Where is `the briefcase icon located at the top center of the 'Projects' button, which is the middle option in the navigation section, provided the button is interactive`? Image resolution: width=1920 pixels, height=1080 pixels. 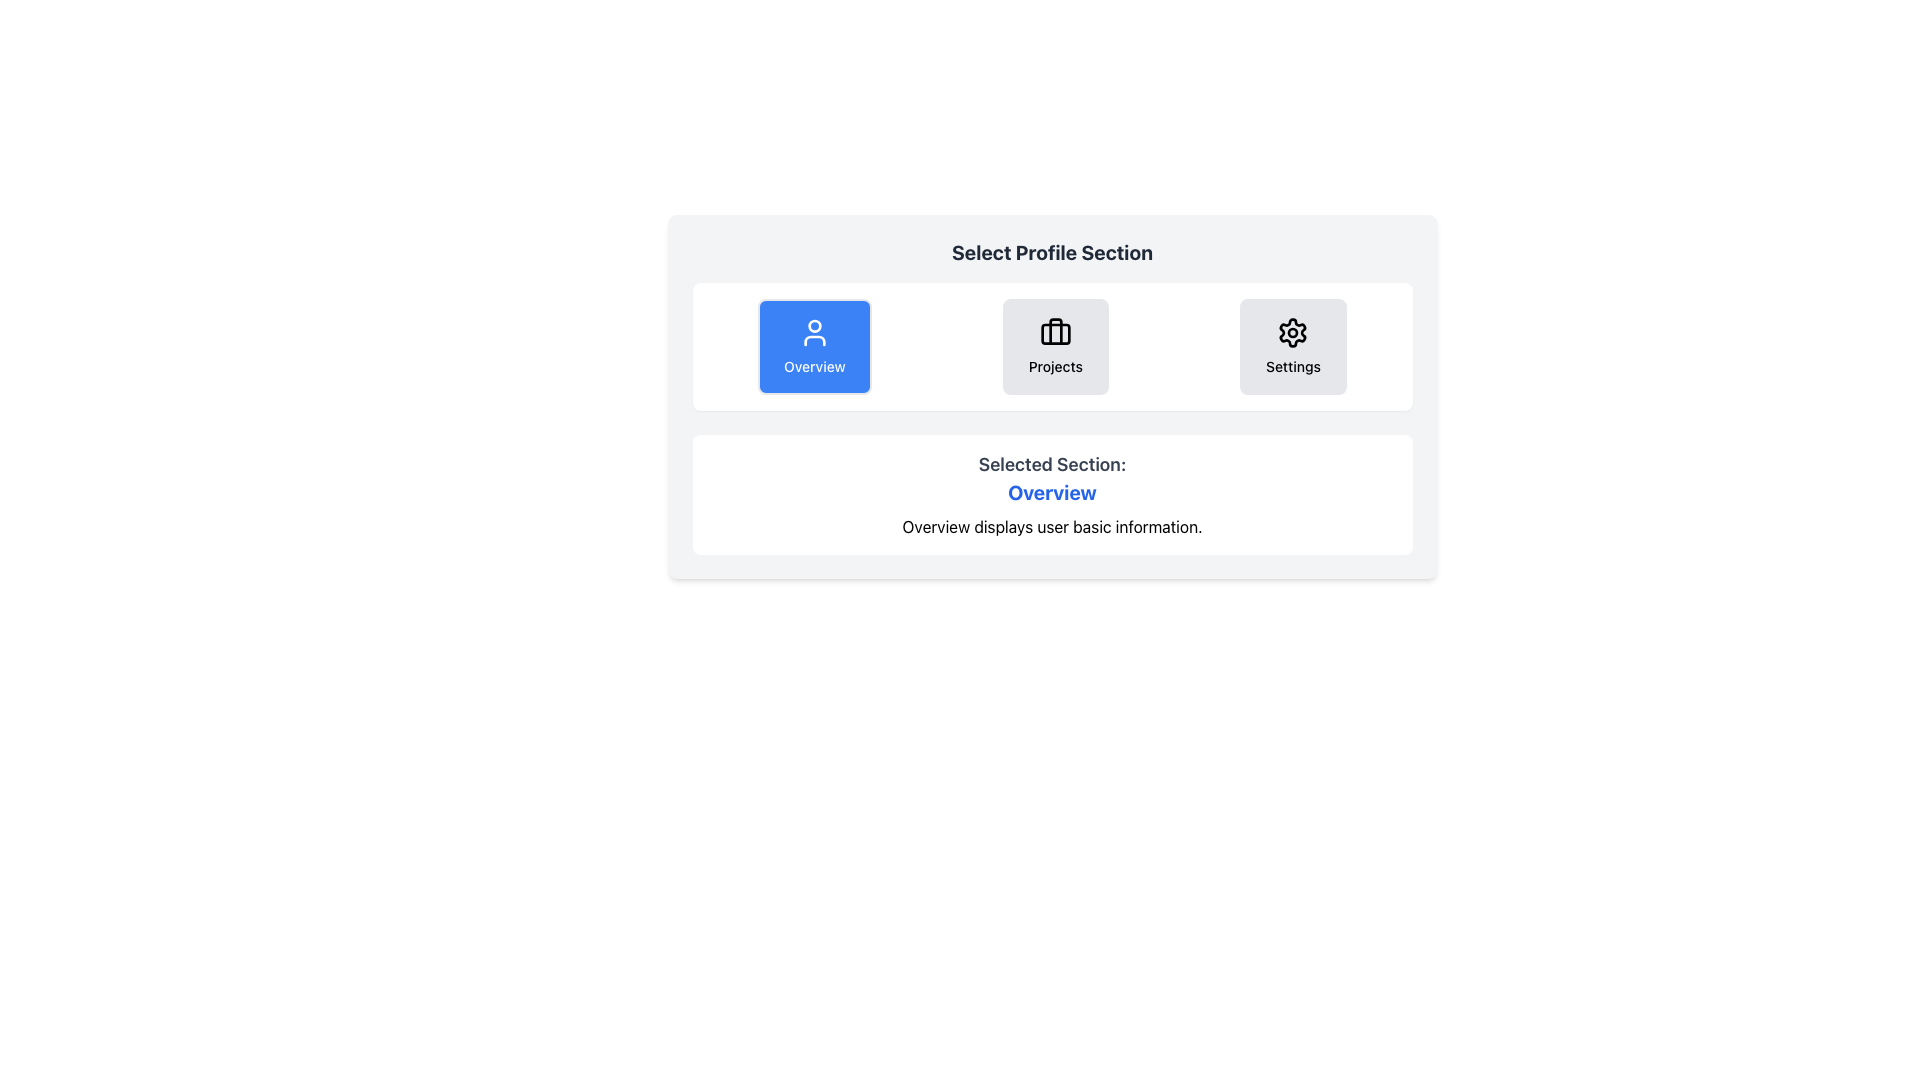
the briefcase icon located at the top center of the 'Projects' button, which is the middle option in the navigation section, provided the button is interactive is located at coordinates (1054, 331).